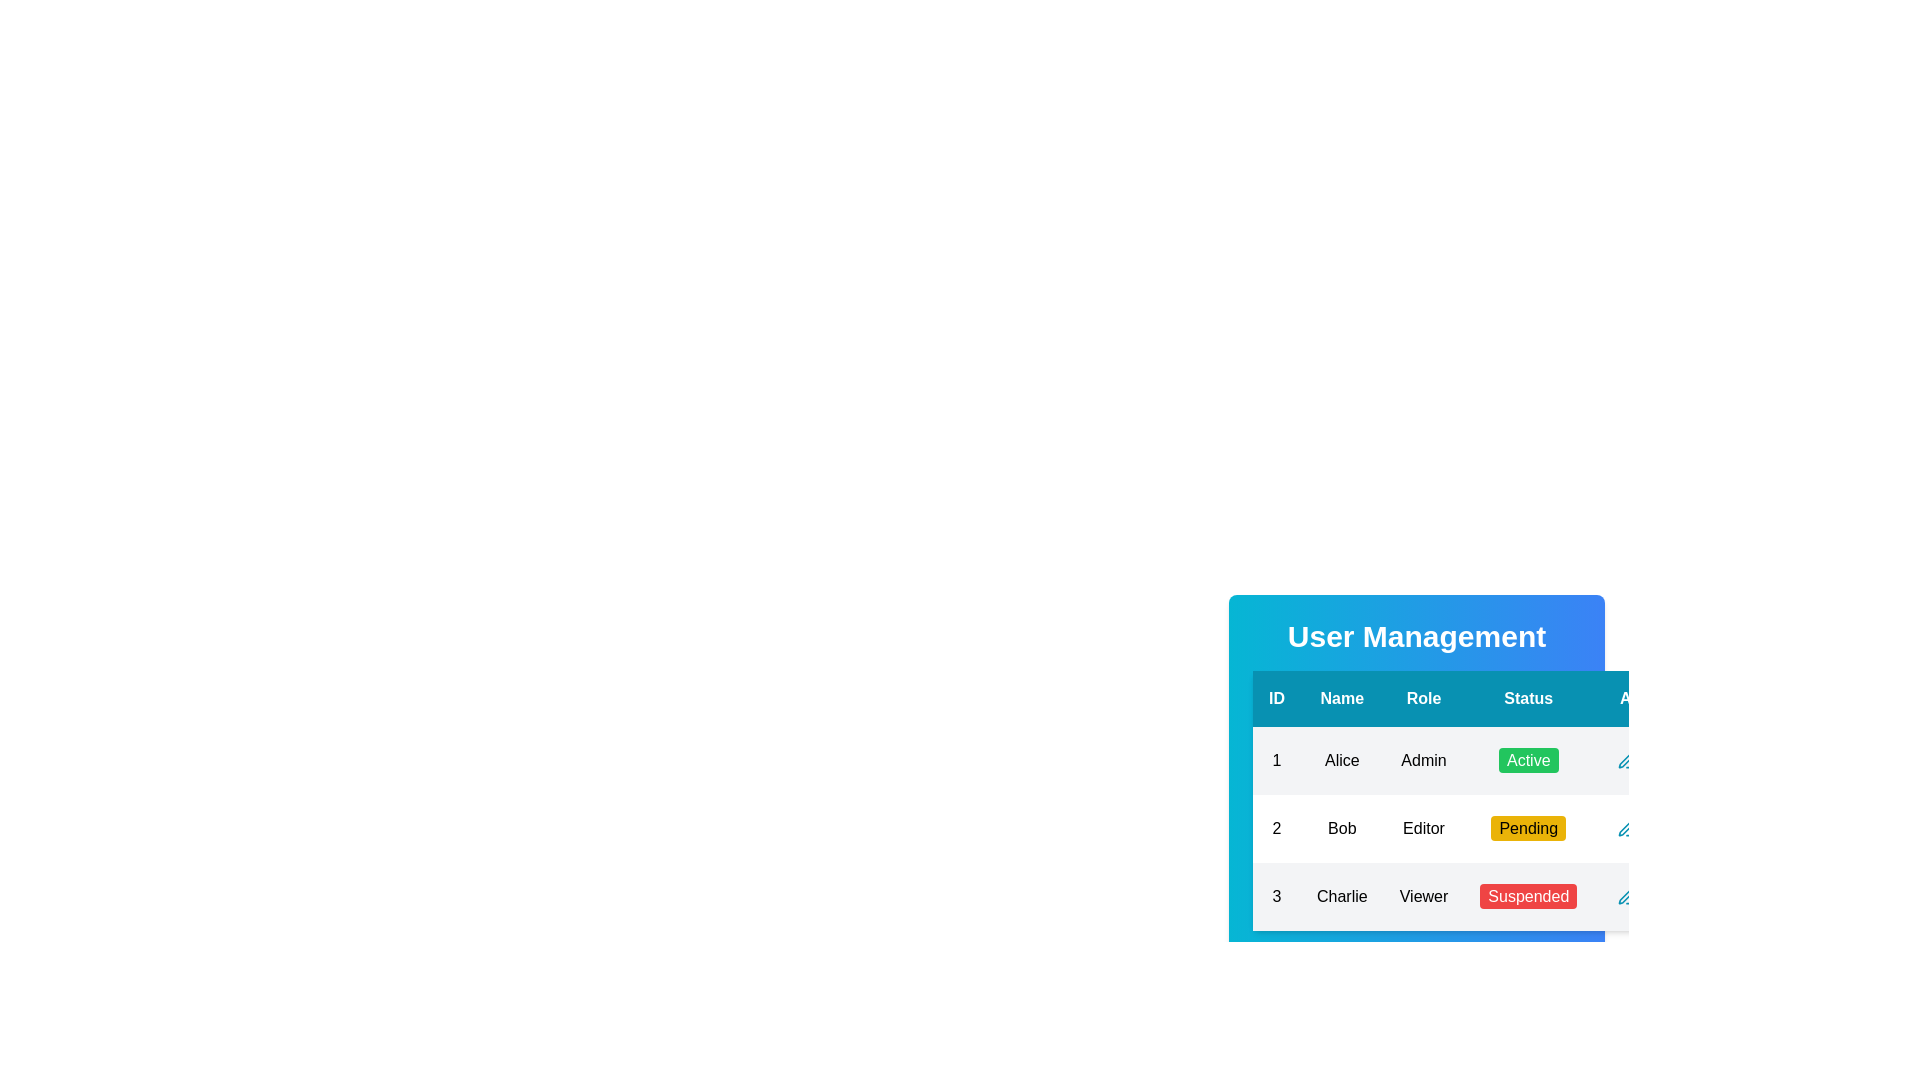 The image size is (1920, 1080). Describe the element at coordinates (1527, 760) in the screenshot. I see `the status label indicating the activation status of user 'Alice' located in the 'Status' column of the table` at that location.